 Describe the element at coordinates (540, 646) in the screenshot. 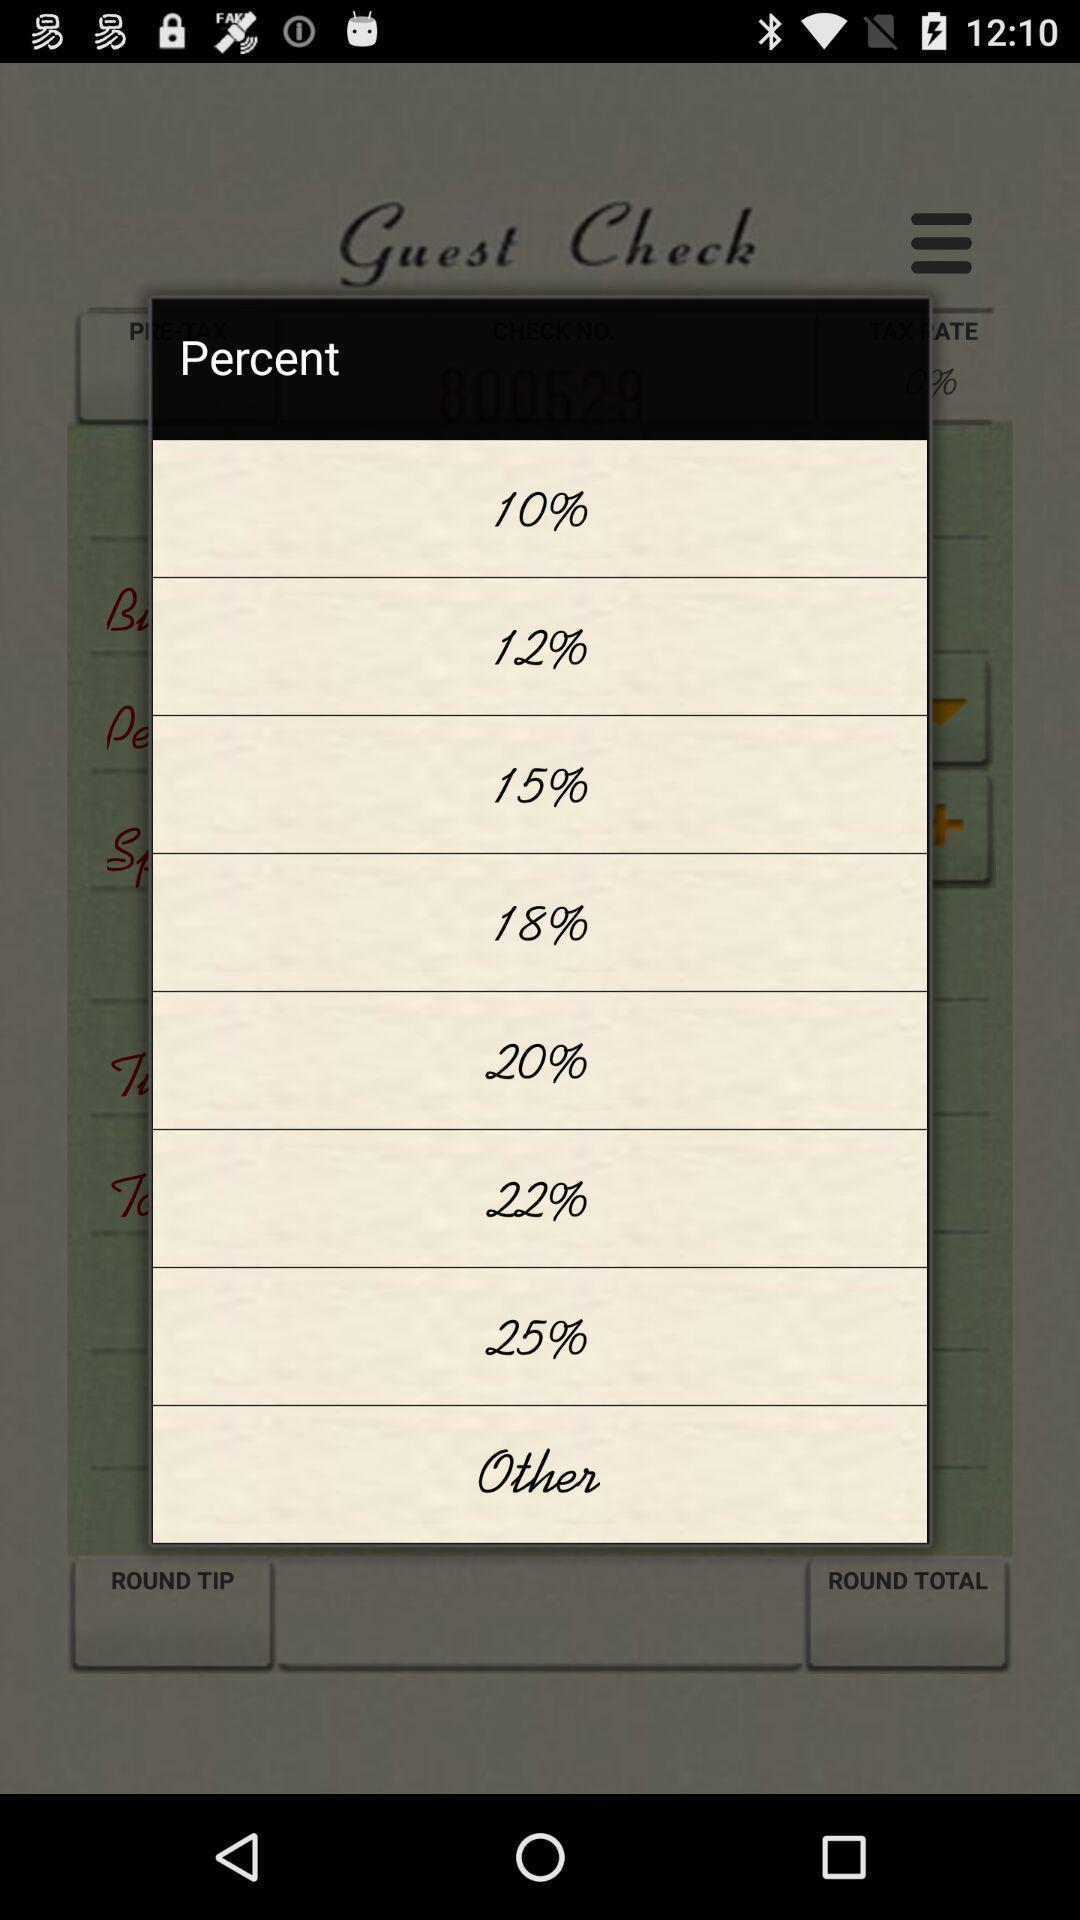

I see `the item below 10% icon` at that location.